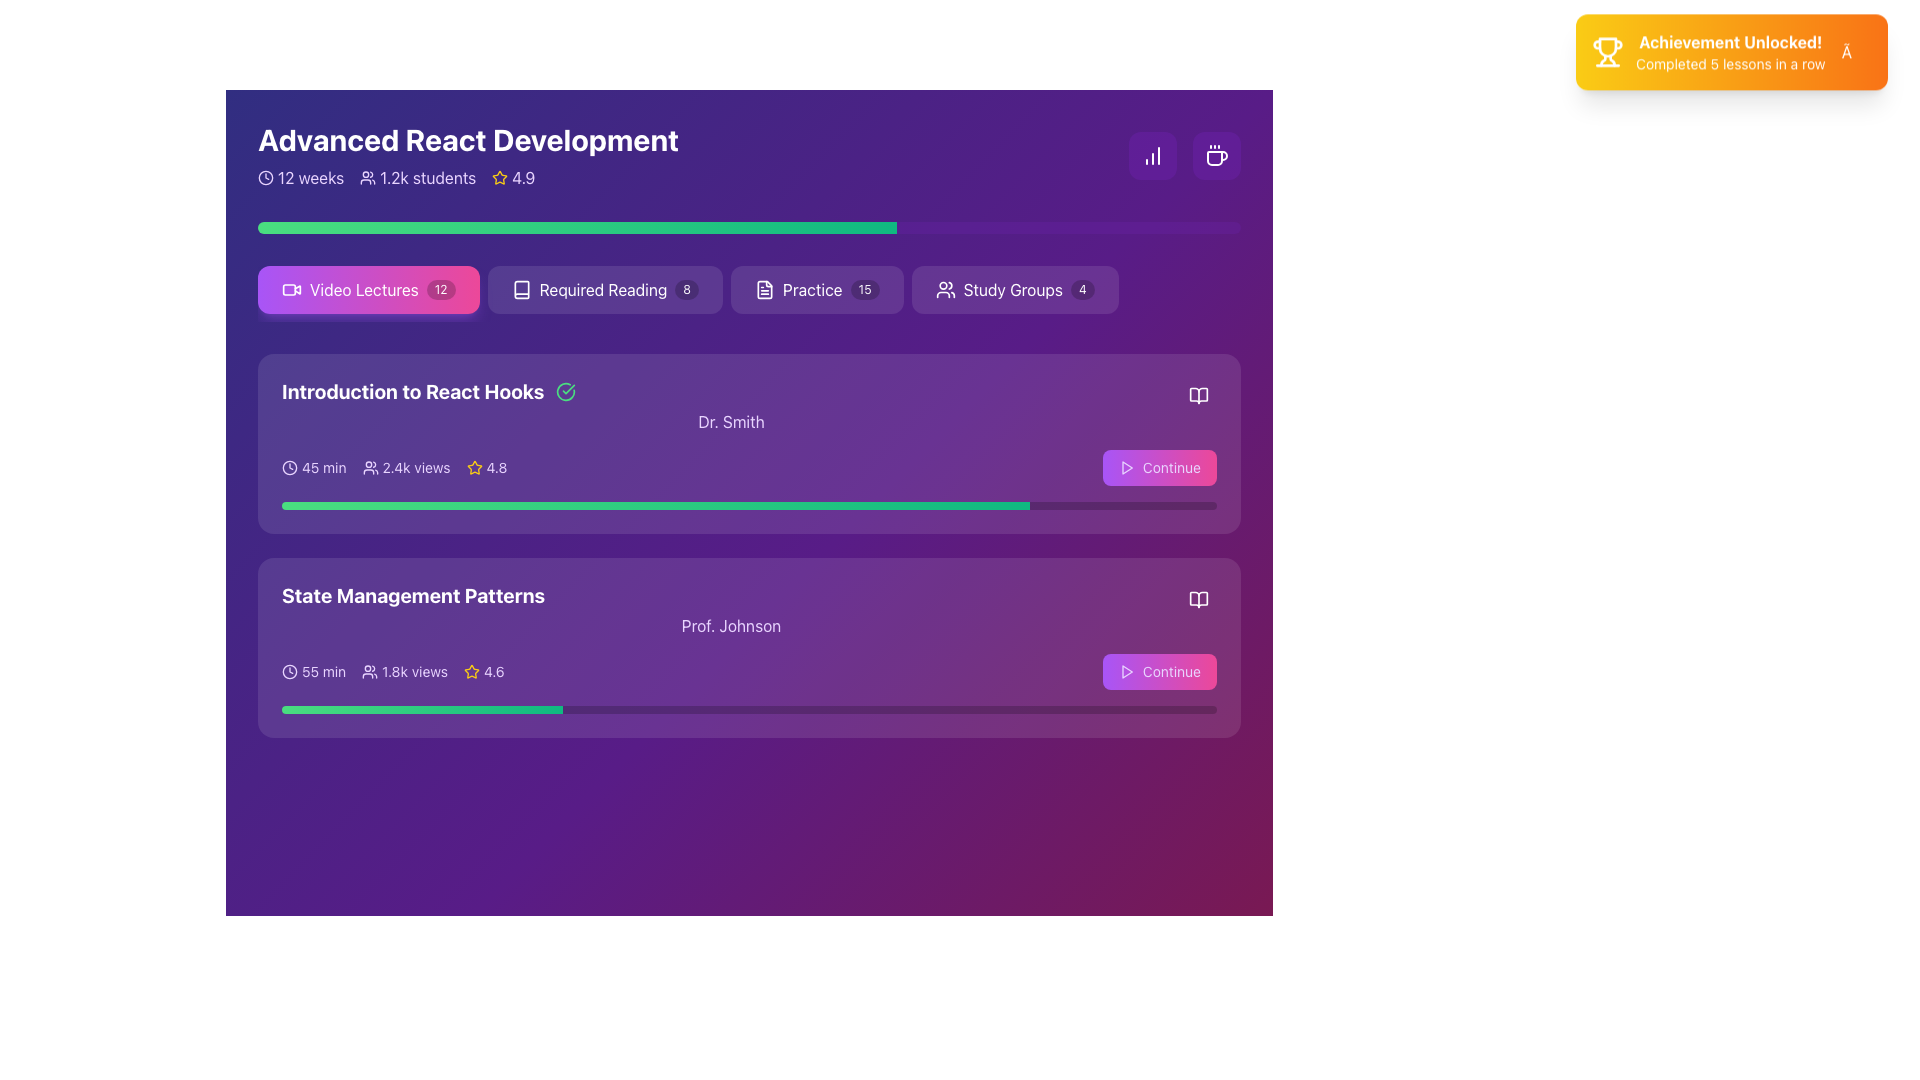  I want to click on the user icon and text indicator showing '1.8k views' within the 'State Management Patterns' course metadata, located between the '55 min' time indicator and '4.6' rating score, so click(404, 671).